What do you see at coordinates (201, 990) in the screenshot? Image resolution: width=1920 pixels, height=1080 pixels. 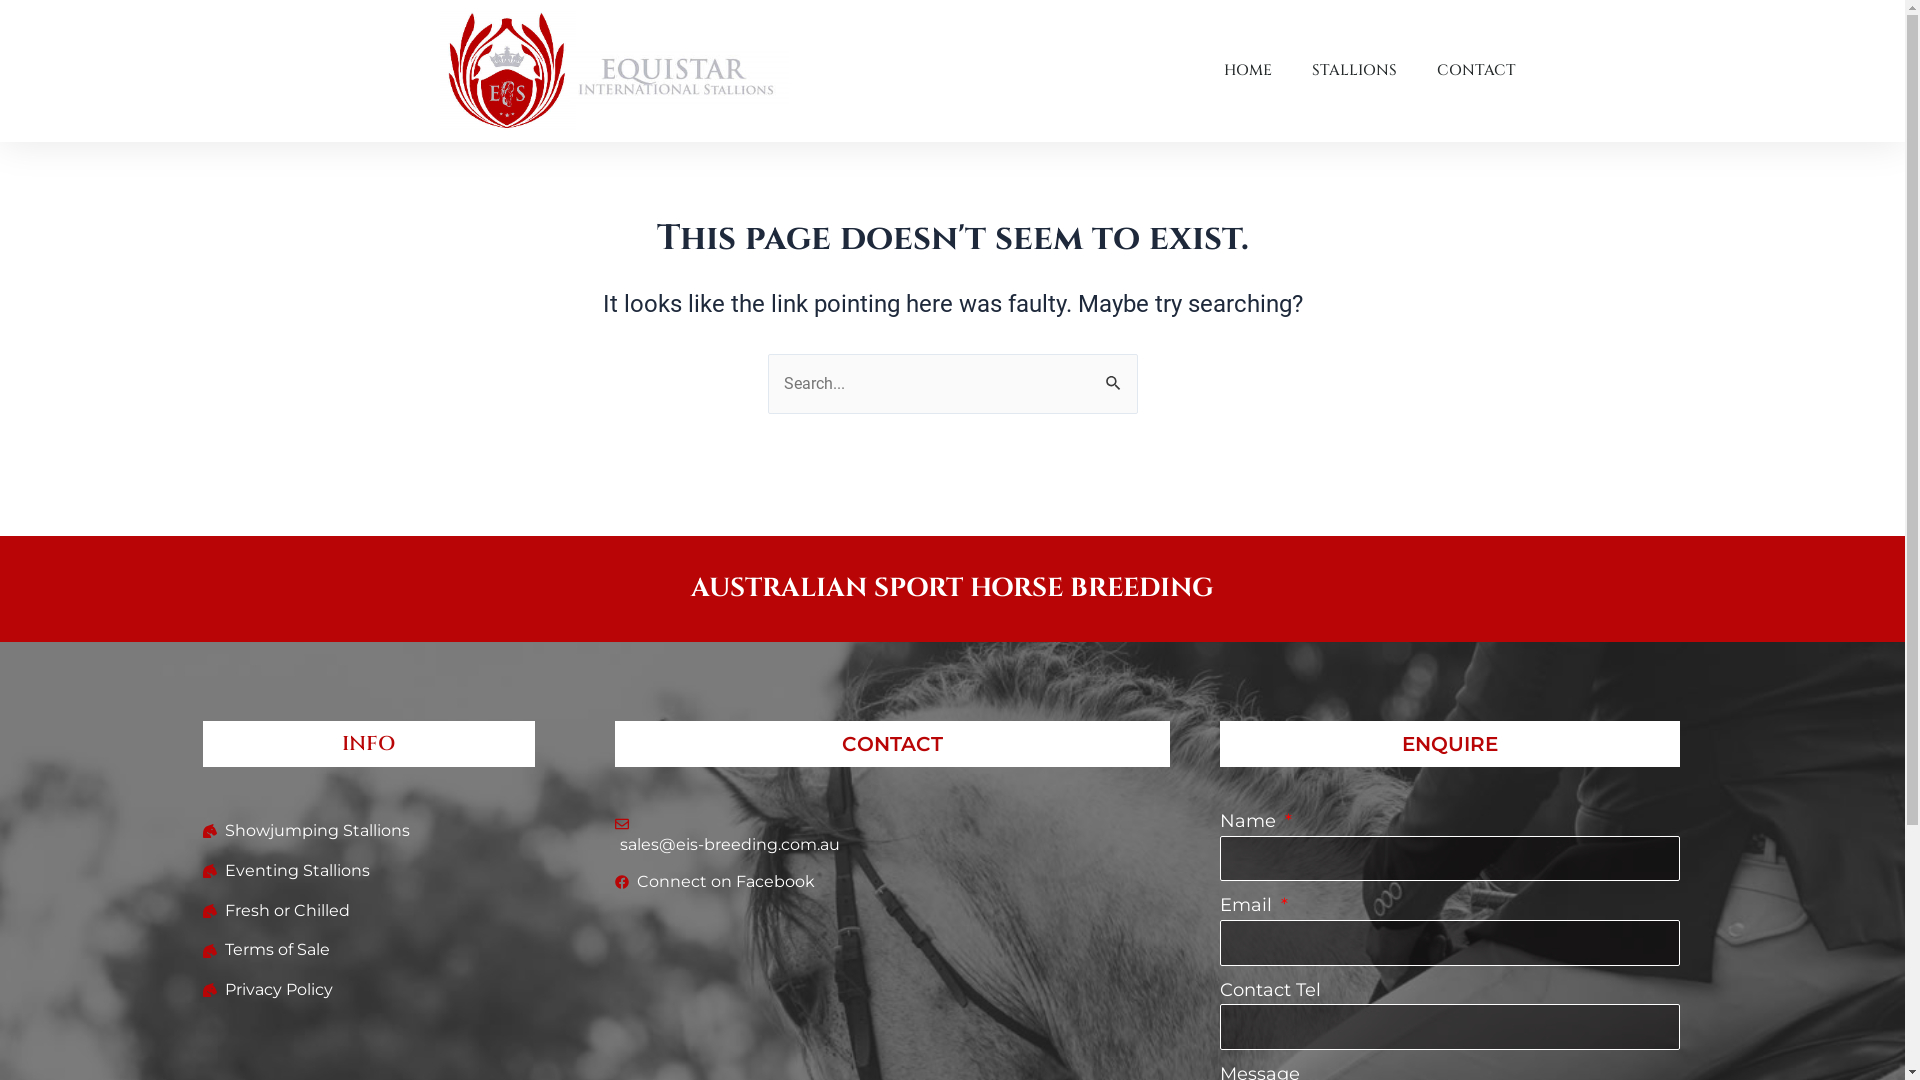 I see `'Privacy Policy'` at bounding box center [201, 990].